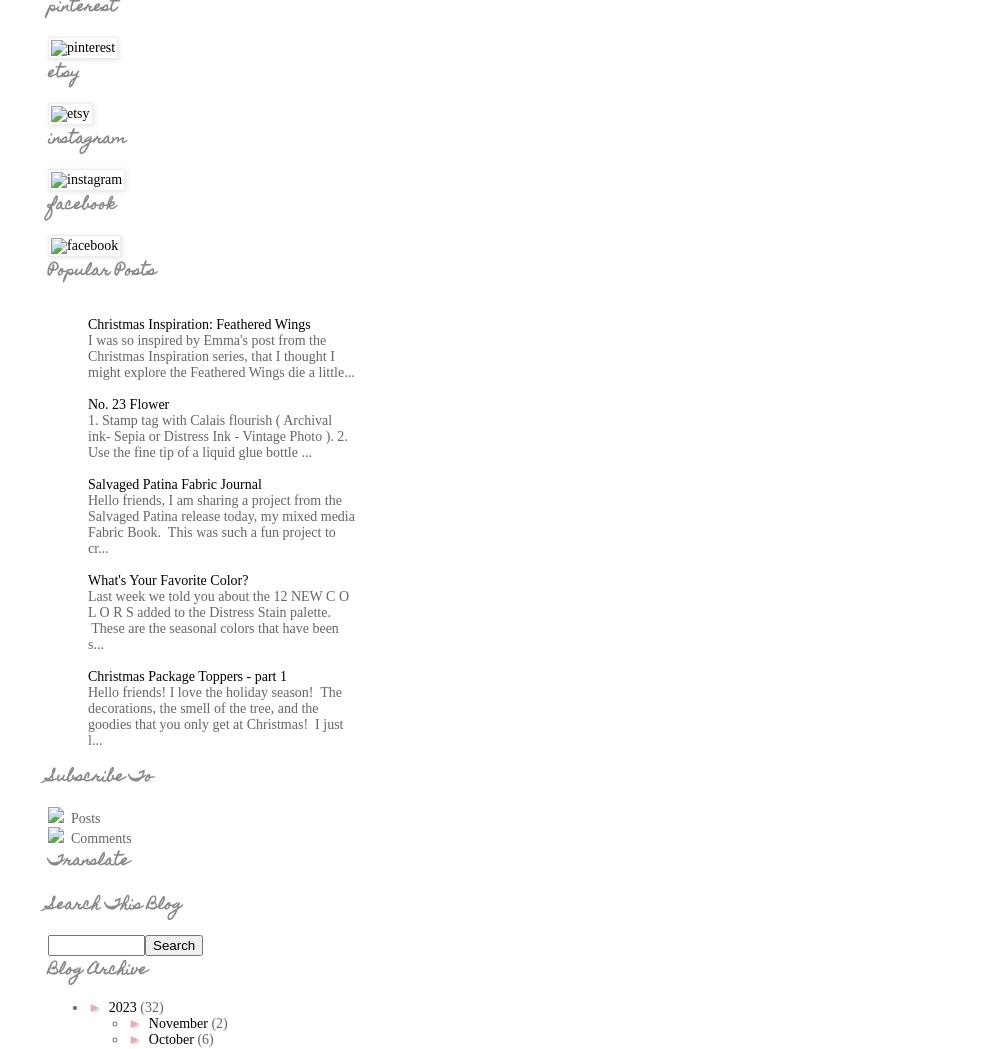 The image size is (1008, 1049). What do you see at coordinates (83, 817) in the screenshot?
I see `'Posts'` at bounding box center [83, 817].